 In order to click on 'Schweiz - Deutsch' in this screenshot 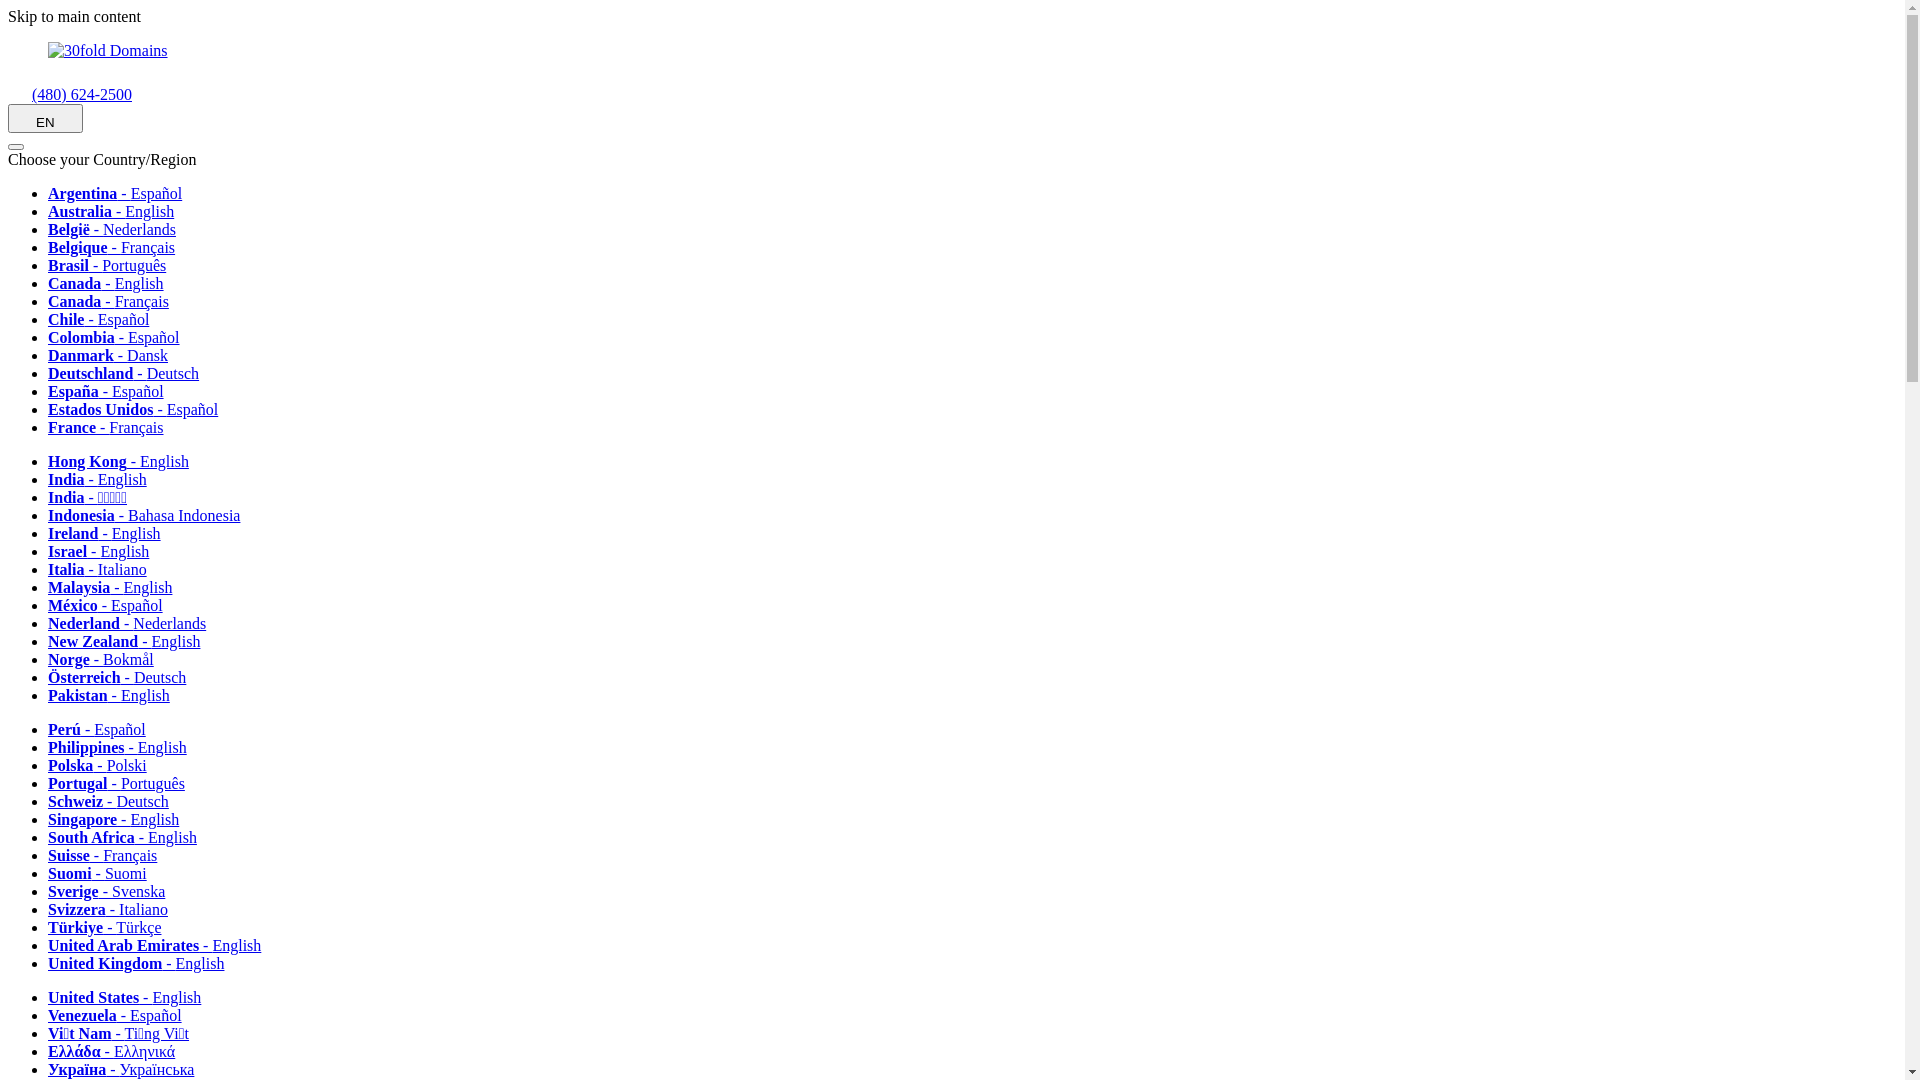, I will do `click(114, 800)`.